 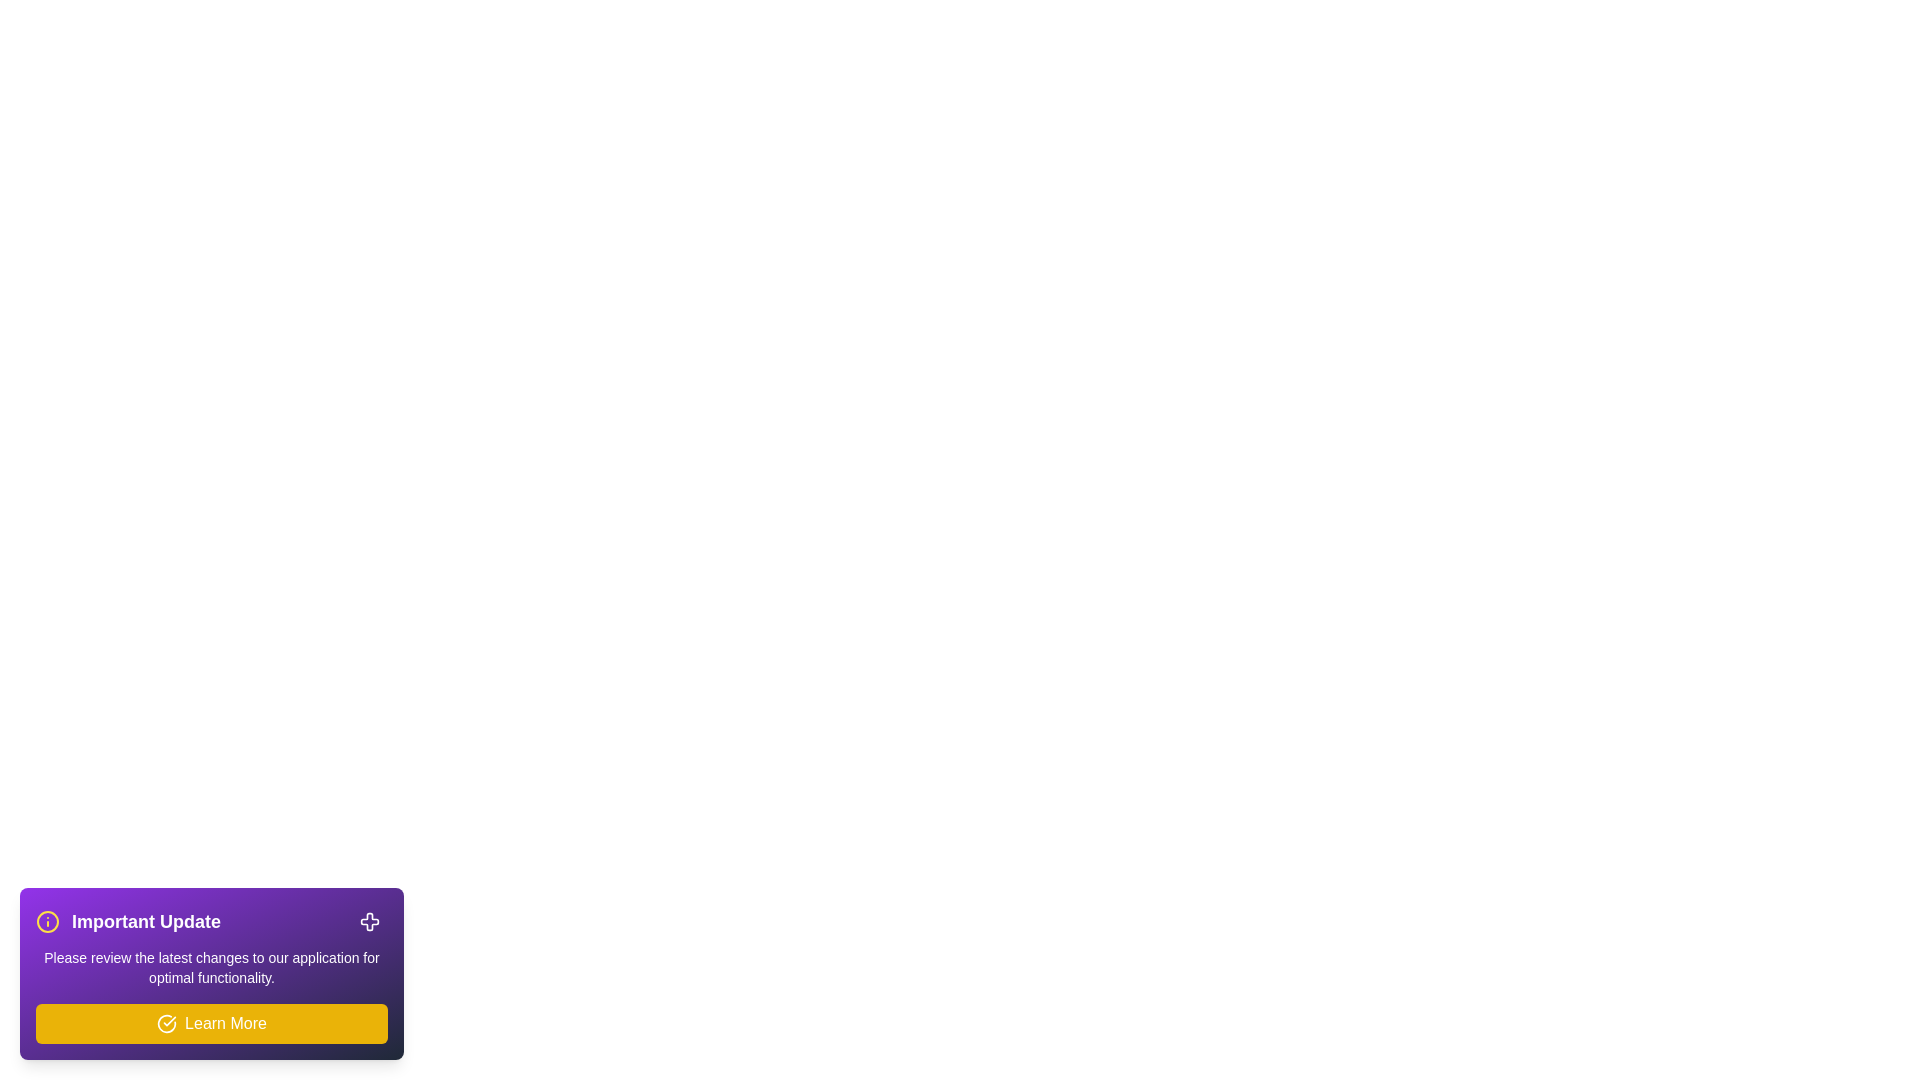 I want to click on 'Learn More' button to access more information, so click(x=211, y=1023).